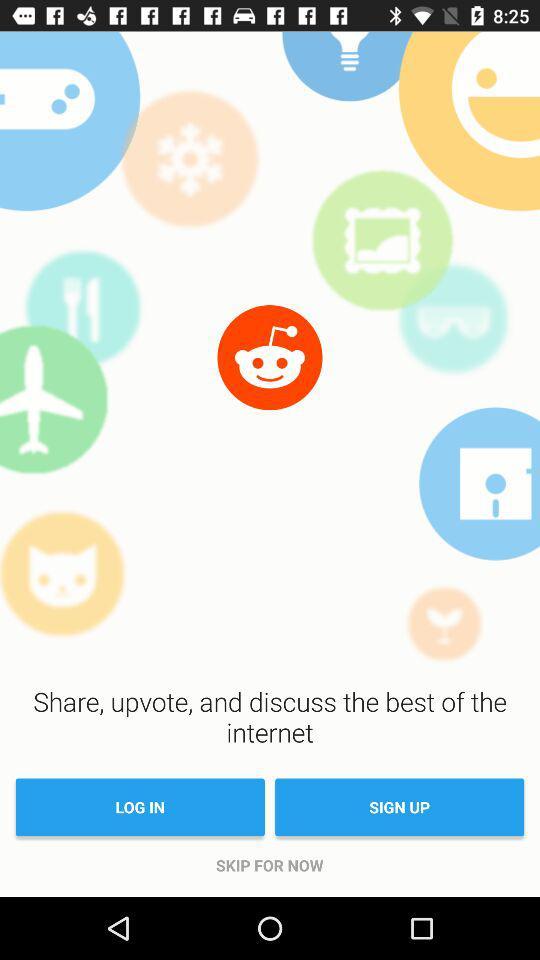 This screenshot has width=540, height=960. Describe the element at coordinates (139, 807) in the screenshot. I see `item below share upvote and` at that location.